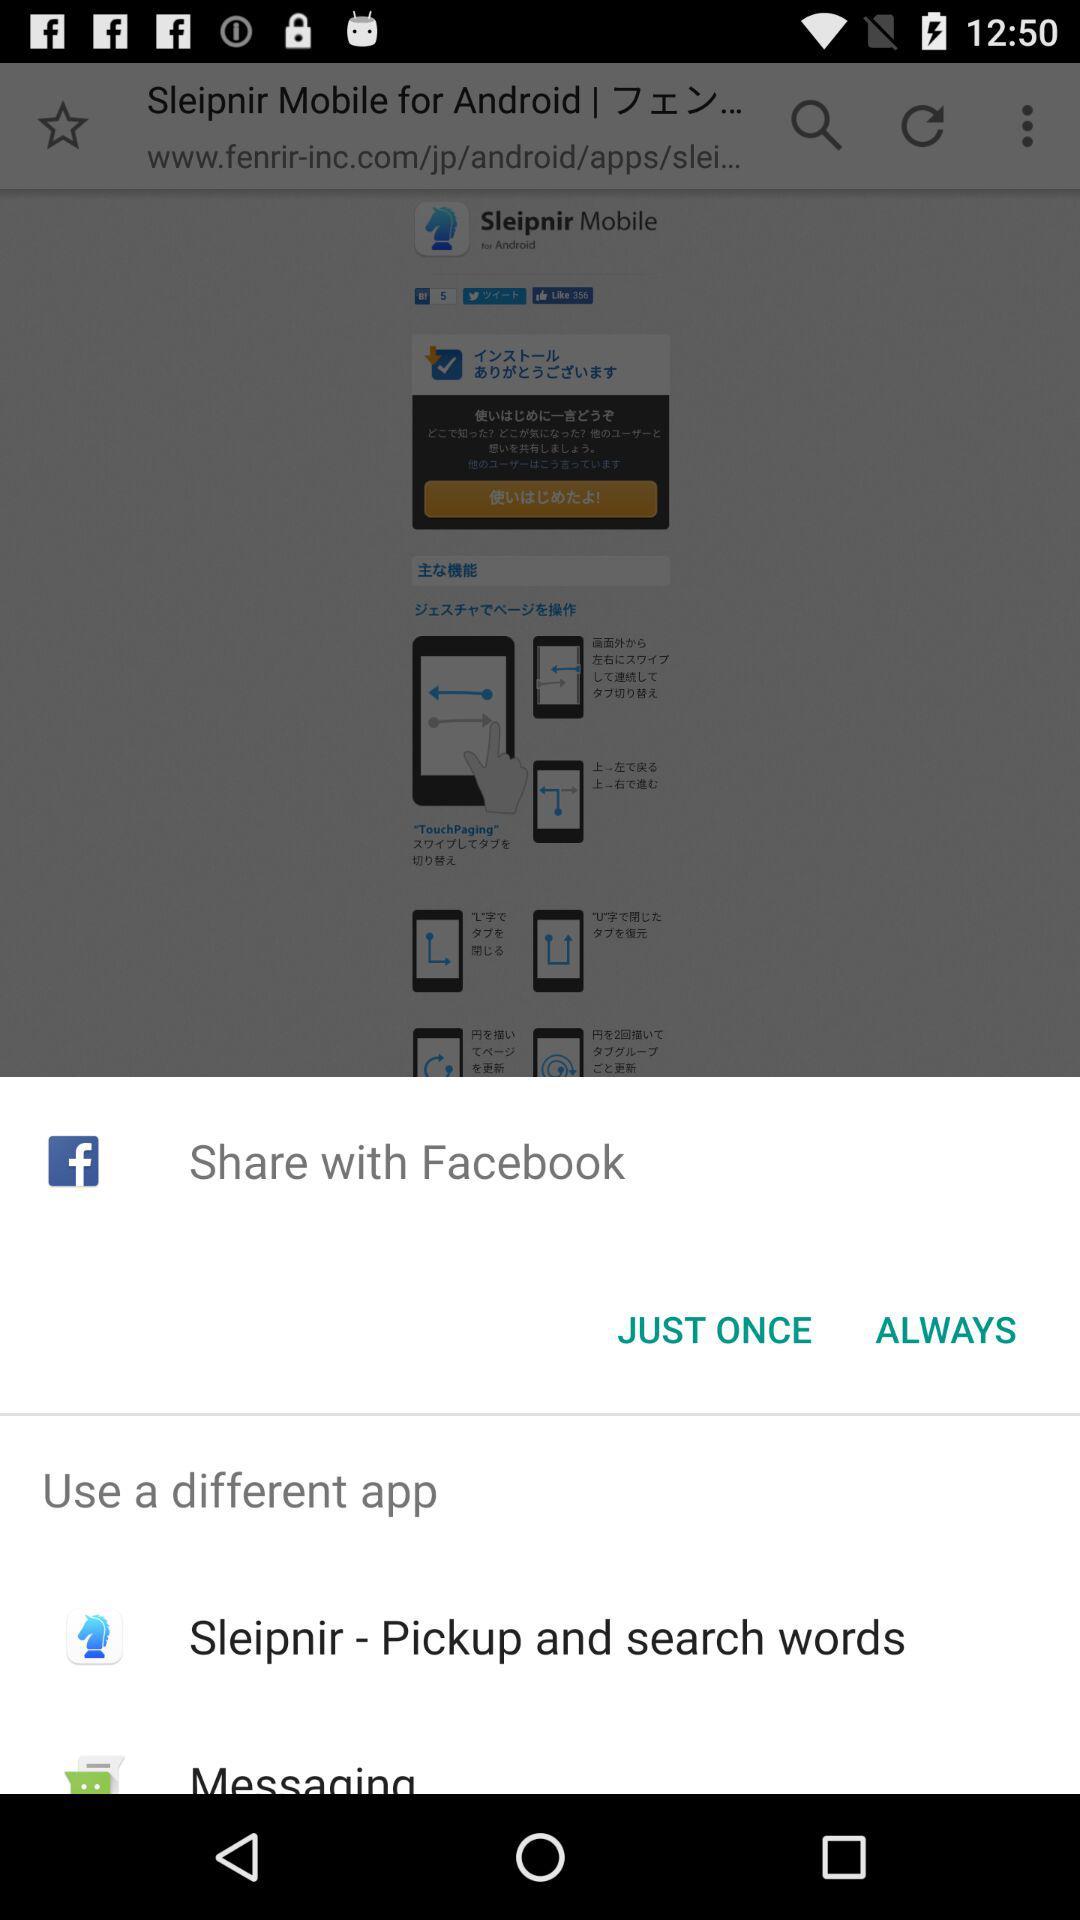  Describe the element at coordinates (547, 1636) in the screenshot. I see `sleipnir pickup and icon` at that location.